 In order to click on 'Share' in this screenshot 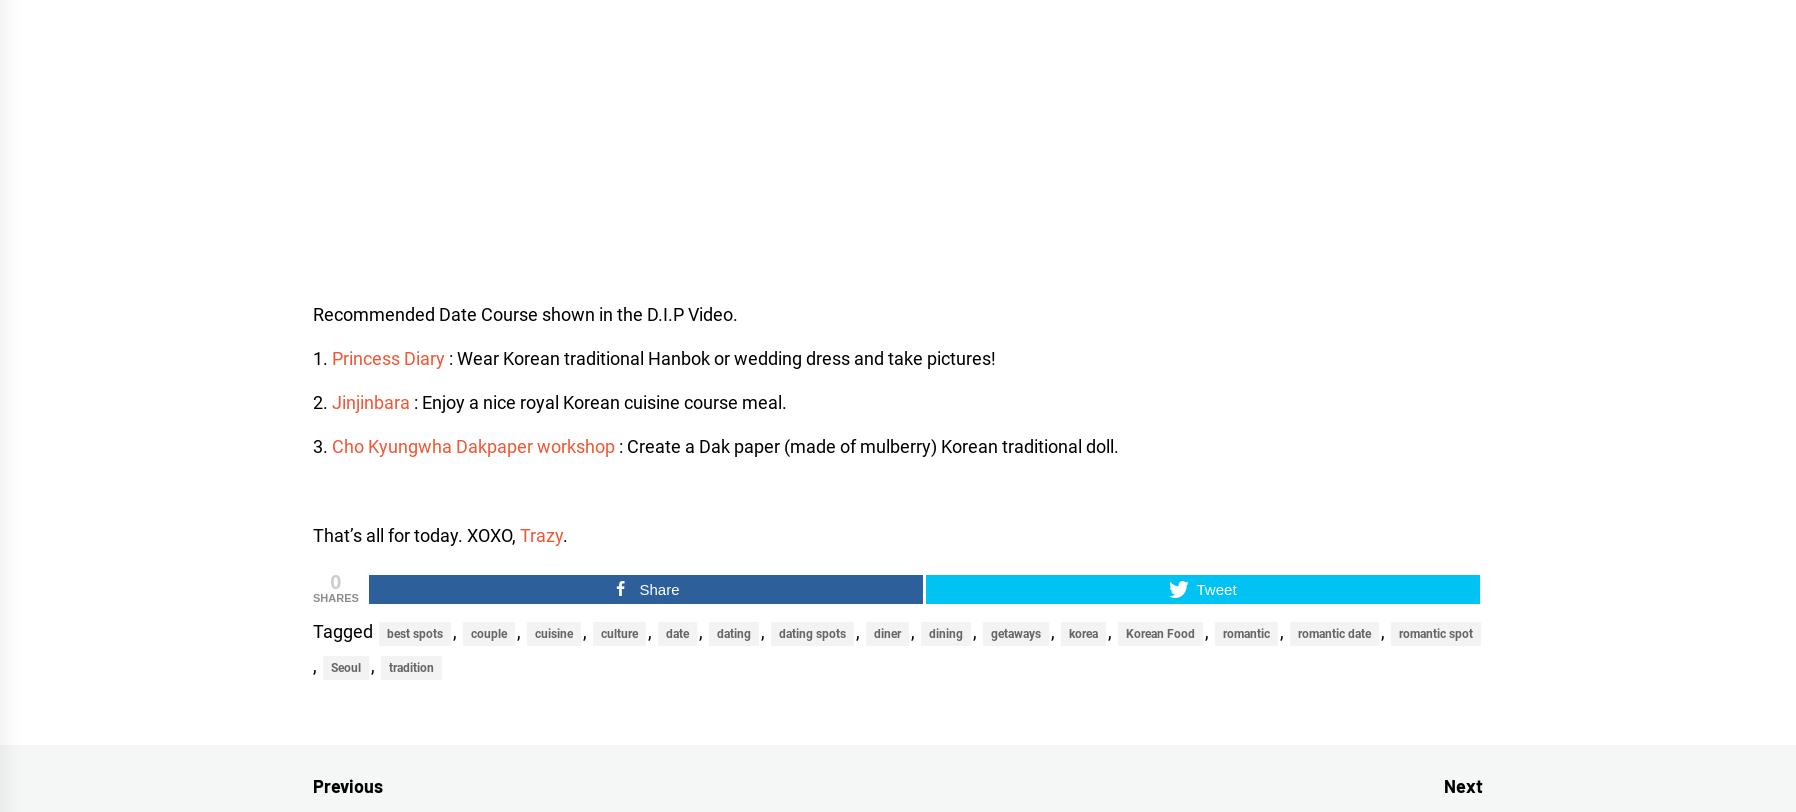, I will do `click(657, 588)`.